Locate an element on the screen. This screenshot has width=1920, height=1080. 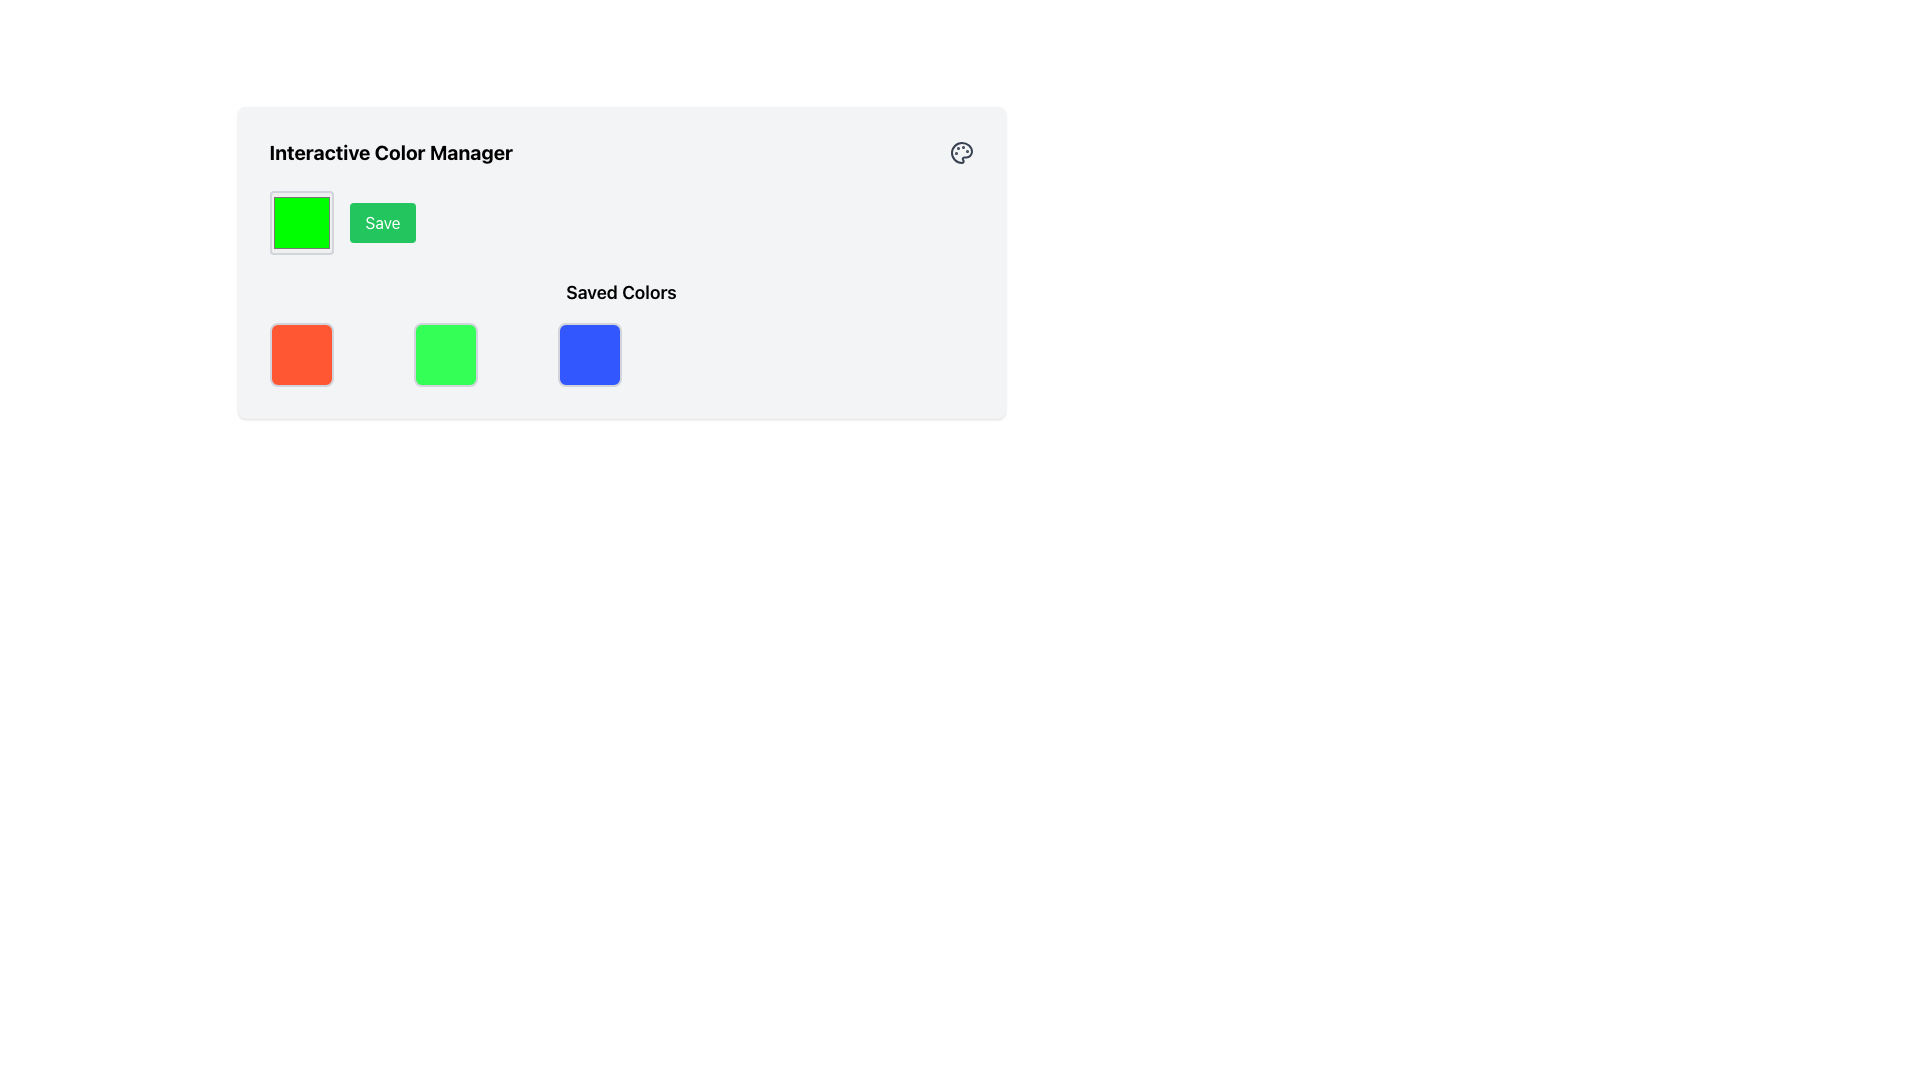
the blue color swatch, which is the third element in a row of five under the 'Saved Colors' section, distinguished by its blue fill color and gray border is located at coordinates (620, 353).